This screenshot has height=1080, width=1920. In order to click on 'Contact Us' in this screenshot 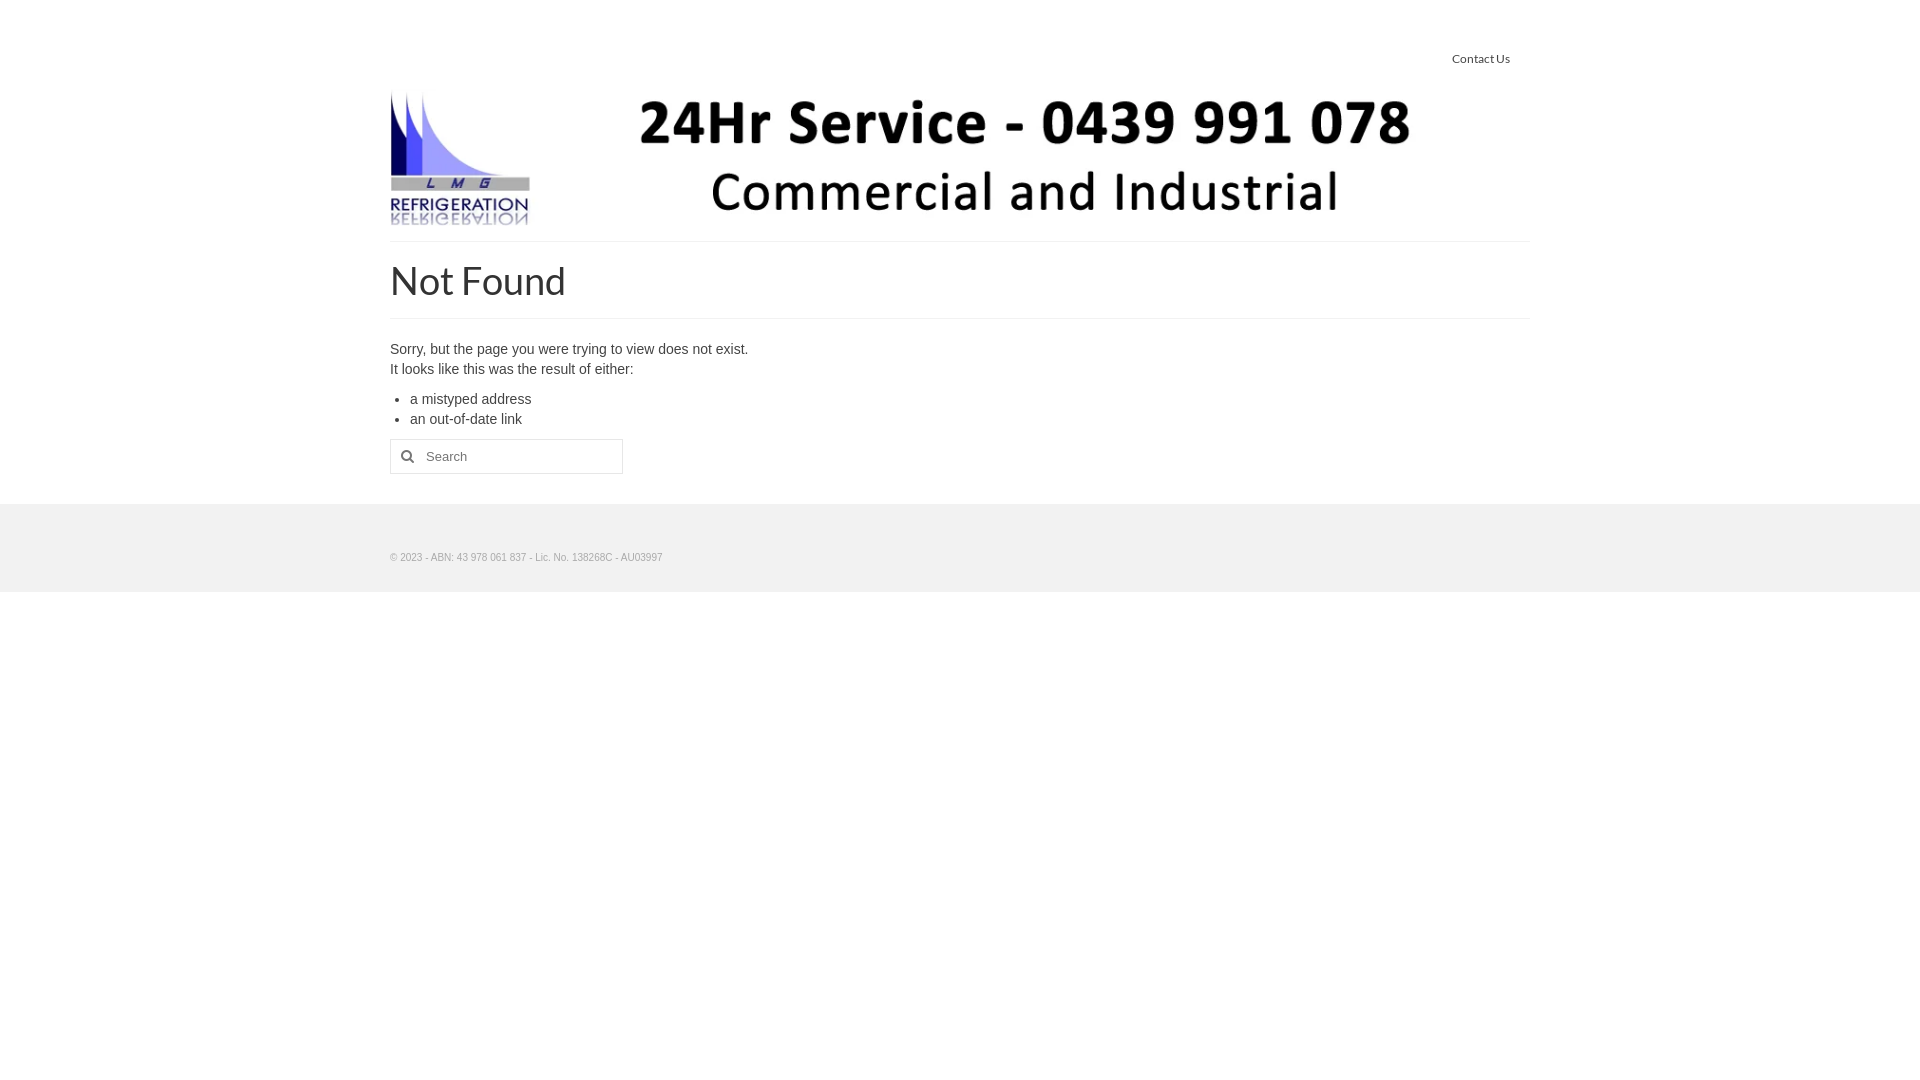, I will do `click(1481, 57)`.